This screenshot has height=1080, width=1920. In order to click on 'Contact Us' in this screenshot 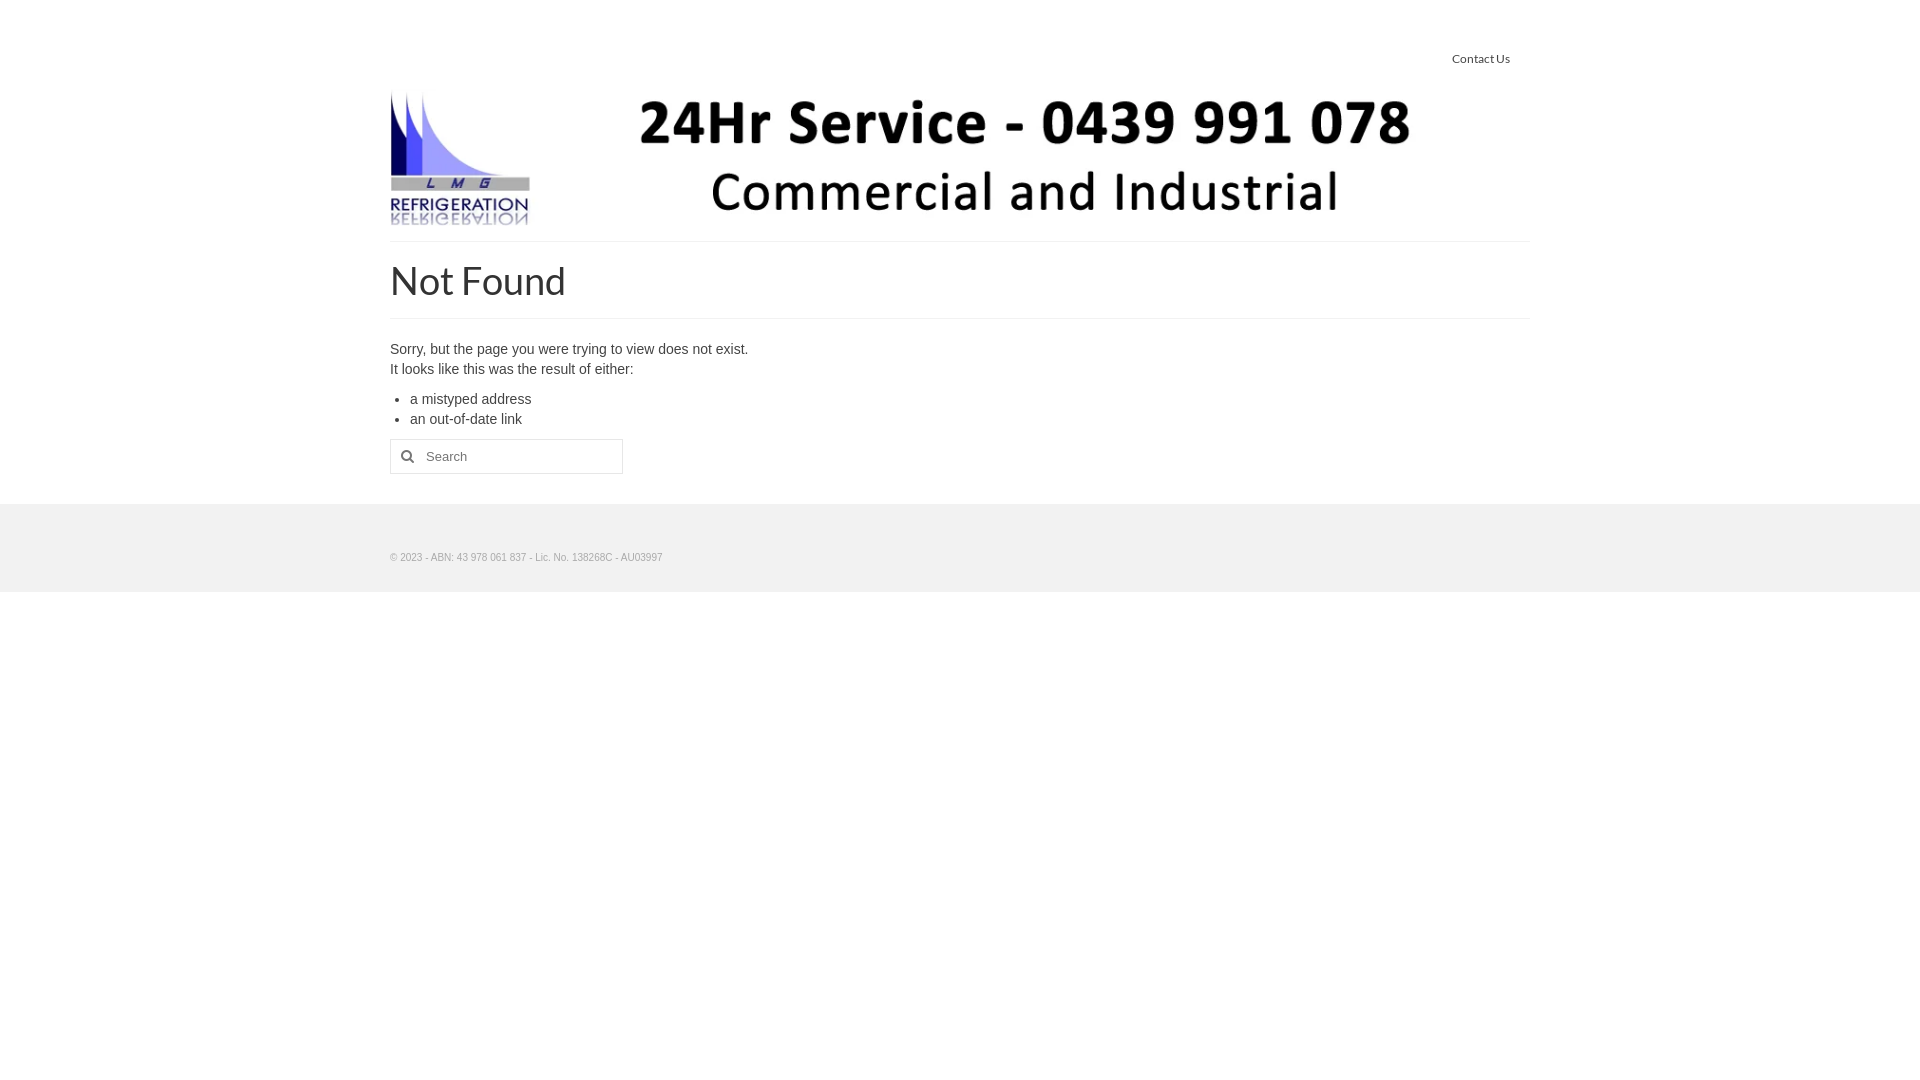, I will do `click(1481, 57)`.